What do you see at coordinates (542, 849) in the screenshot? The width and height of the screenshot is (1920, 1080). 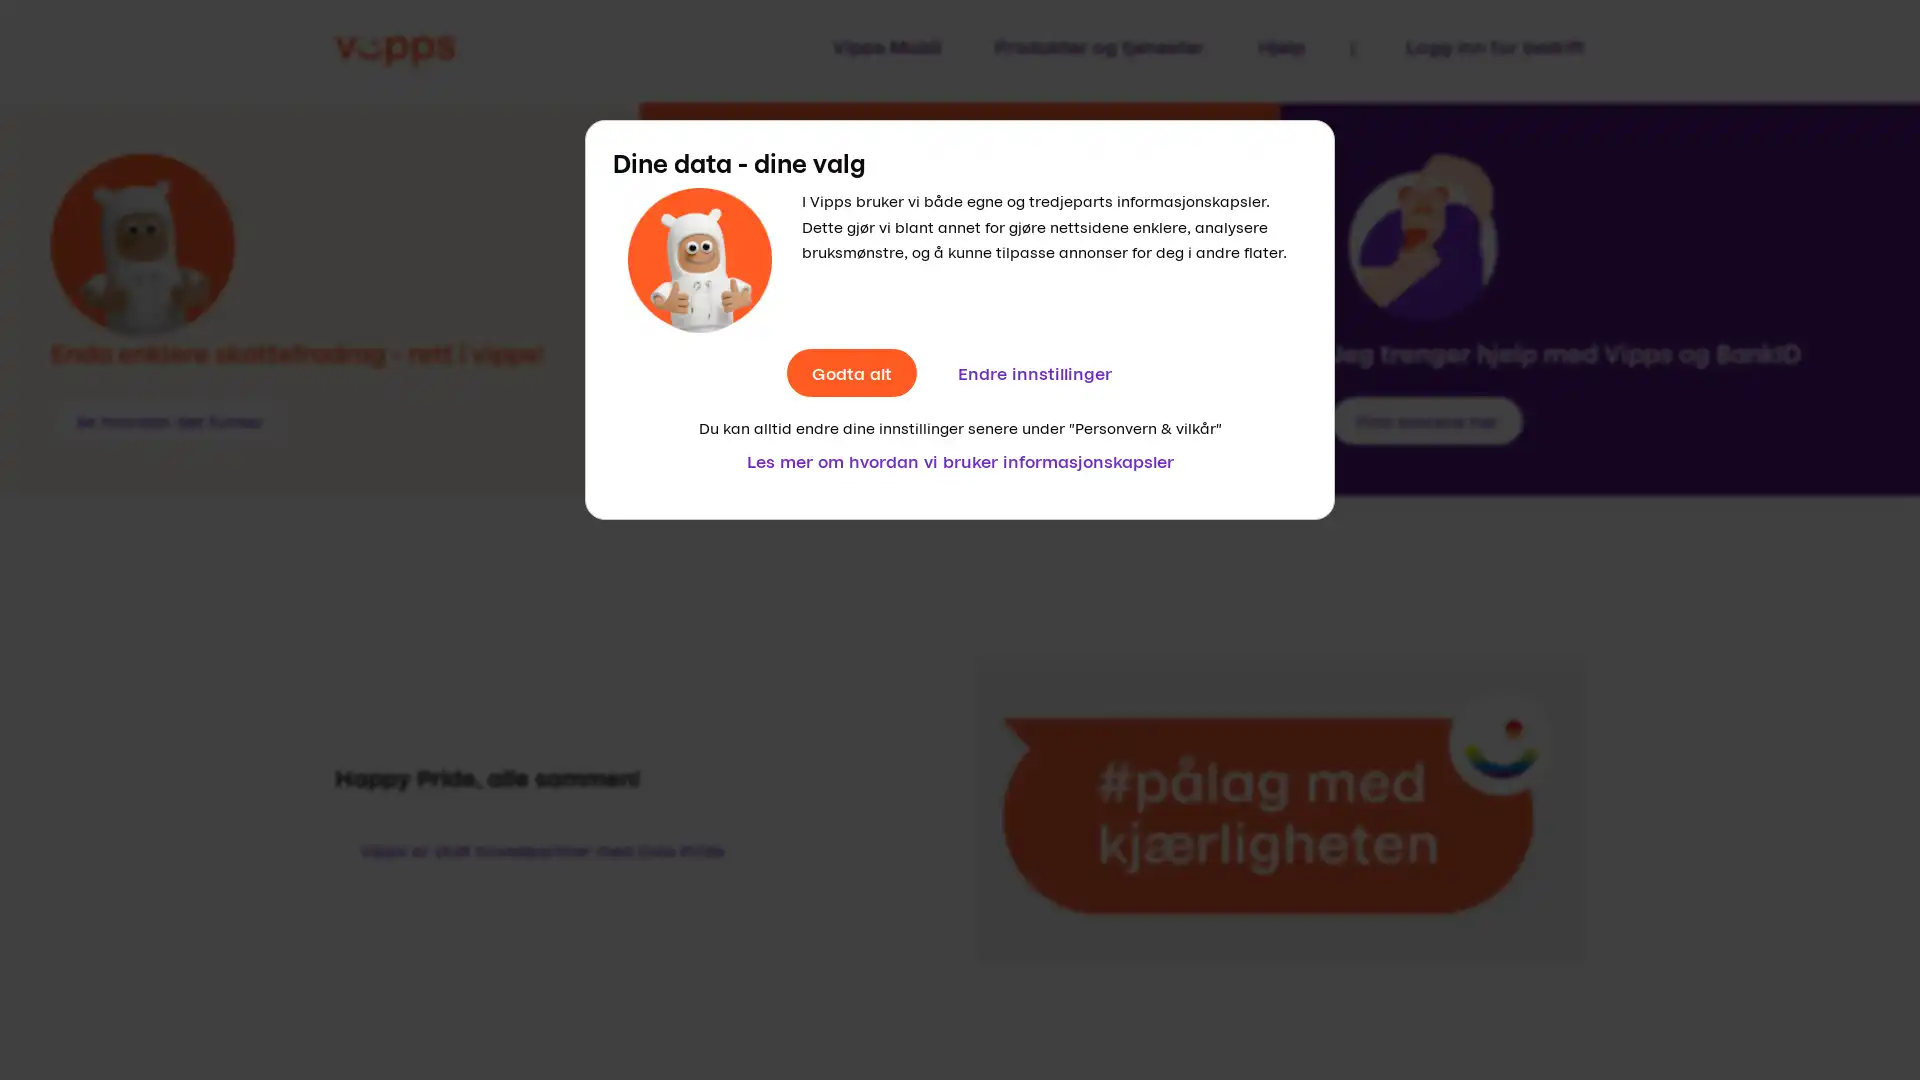 I see `Vipps er stolt hovedpartner med Oslo Pride` at bounding box center [542, 849].